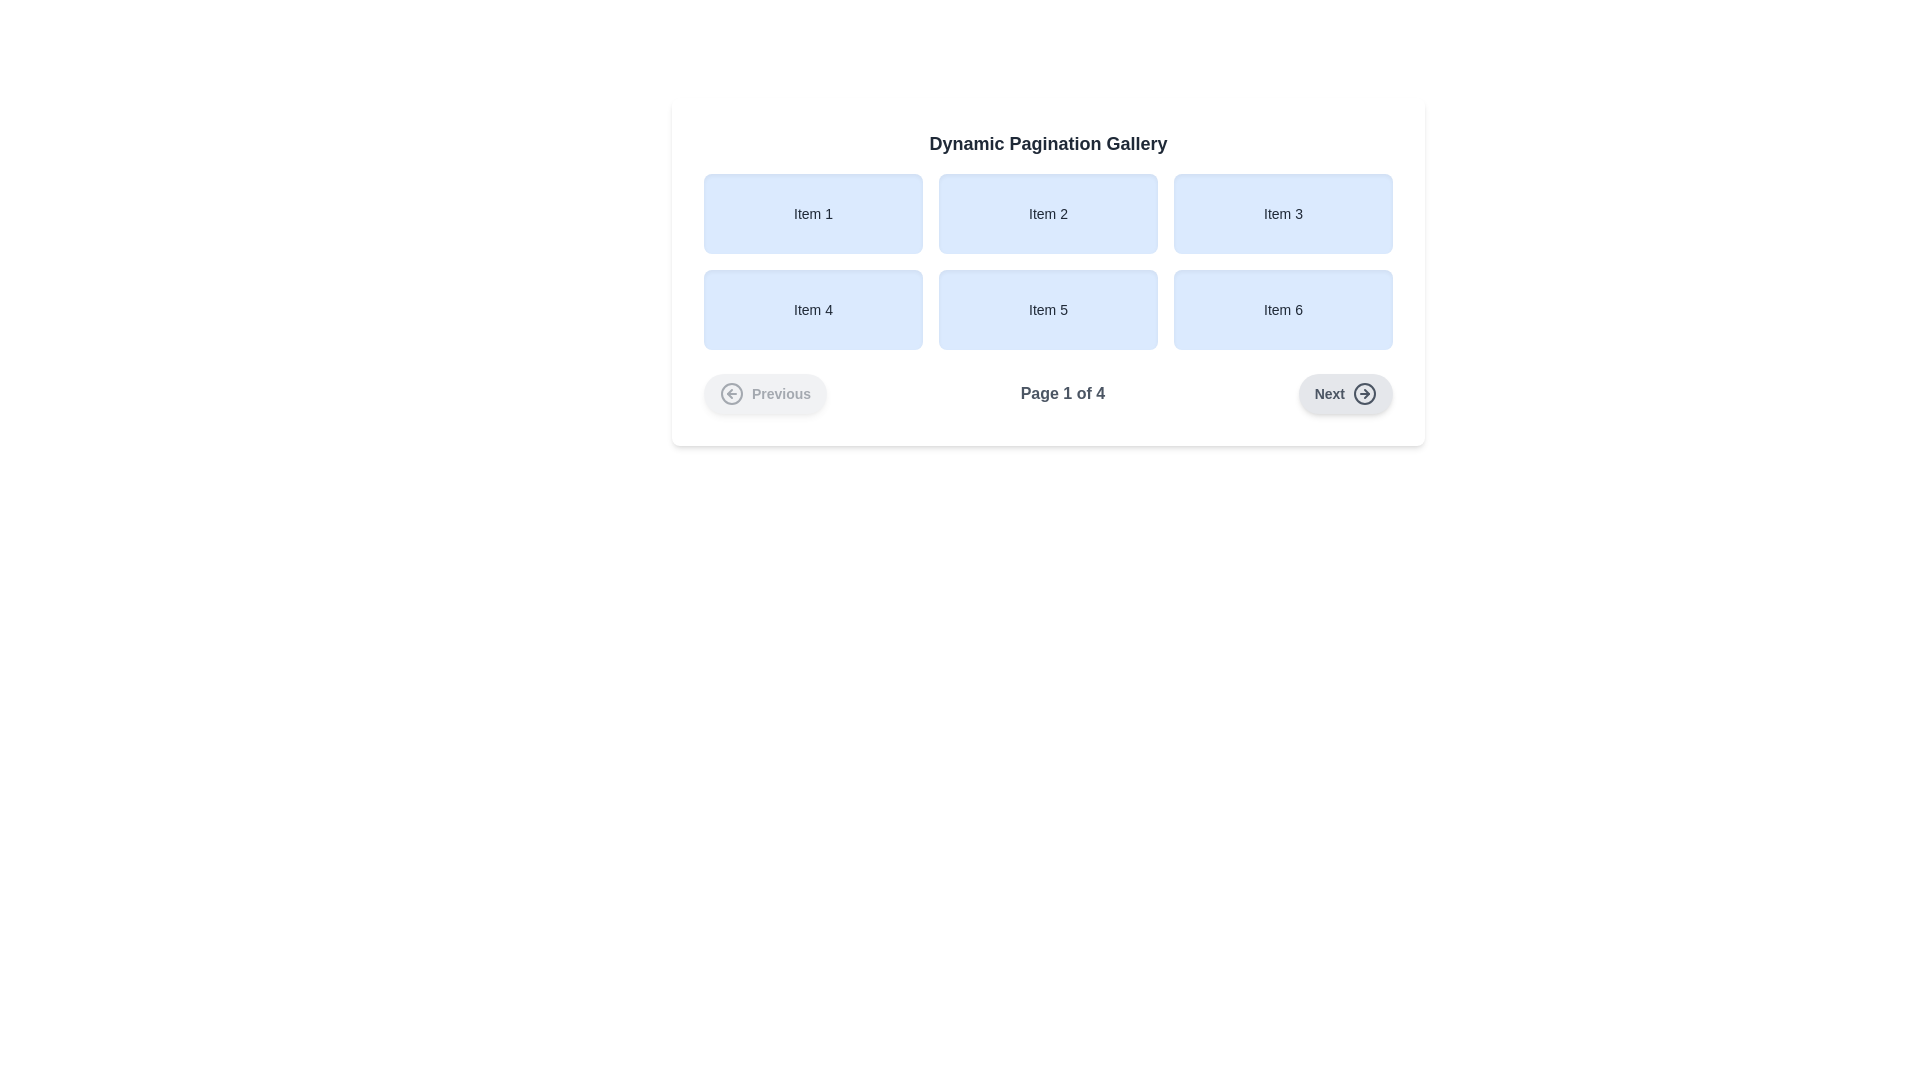 Image resolution: width=1920 pixels, height=1080 pixels. Describe the element at coordinates (1283, 213) in the screenshot. I see `the text label 'Item 3' which is the third box in the first row of a grid layout, featuring a light blue background and rounded corners` at that location.